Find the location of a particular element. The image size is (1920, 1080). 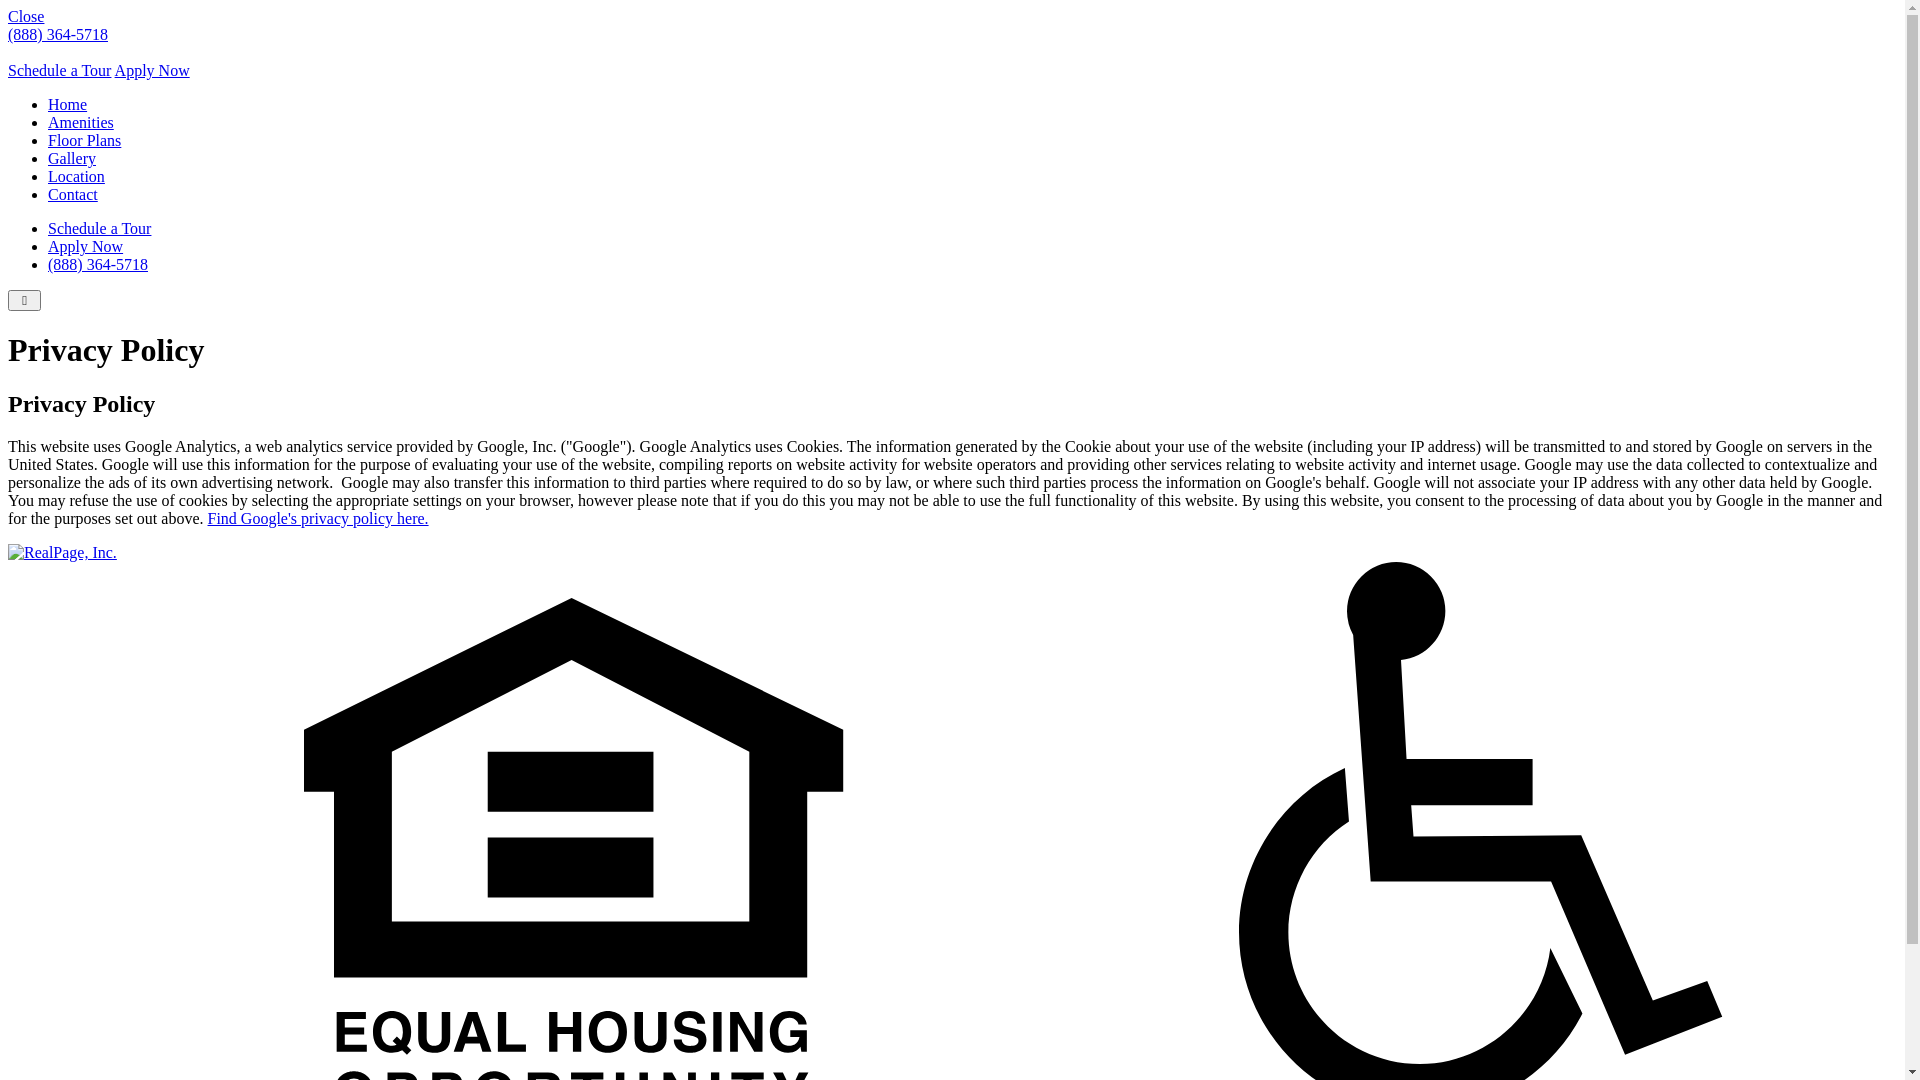

'Schedule a Tour' is located at coordinates (59, 69).